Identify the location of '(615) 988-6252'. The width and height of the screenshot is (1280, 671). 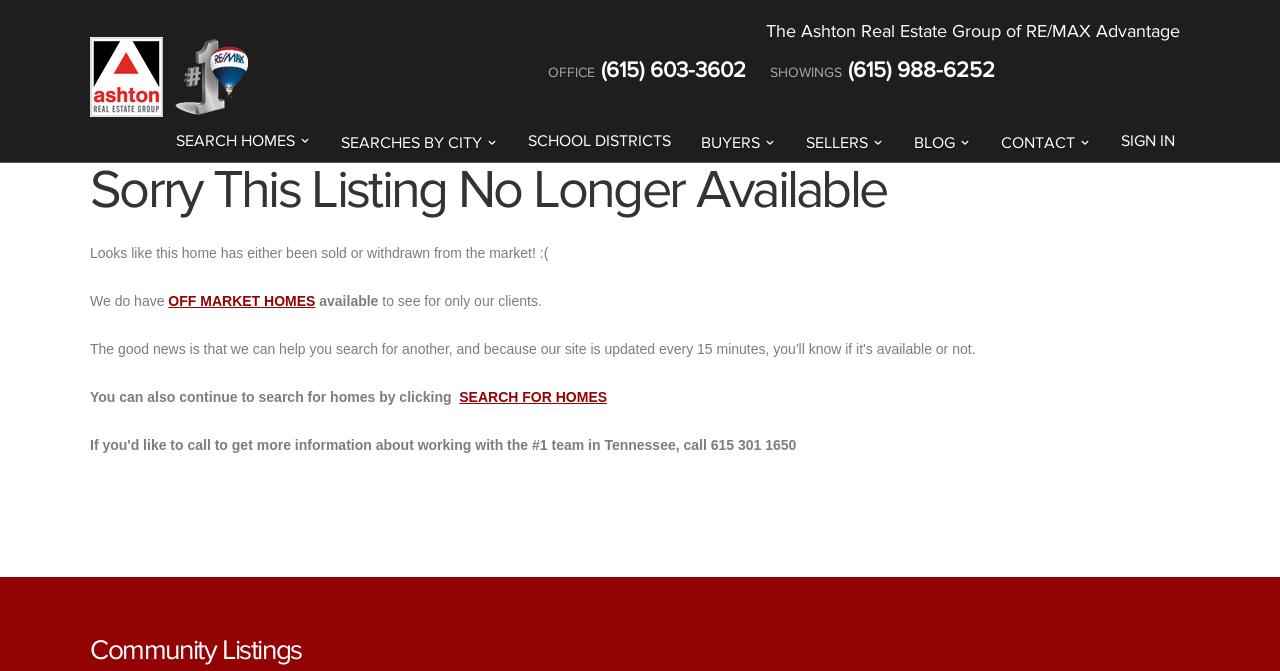
(920, 69).